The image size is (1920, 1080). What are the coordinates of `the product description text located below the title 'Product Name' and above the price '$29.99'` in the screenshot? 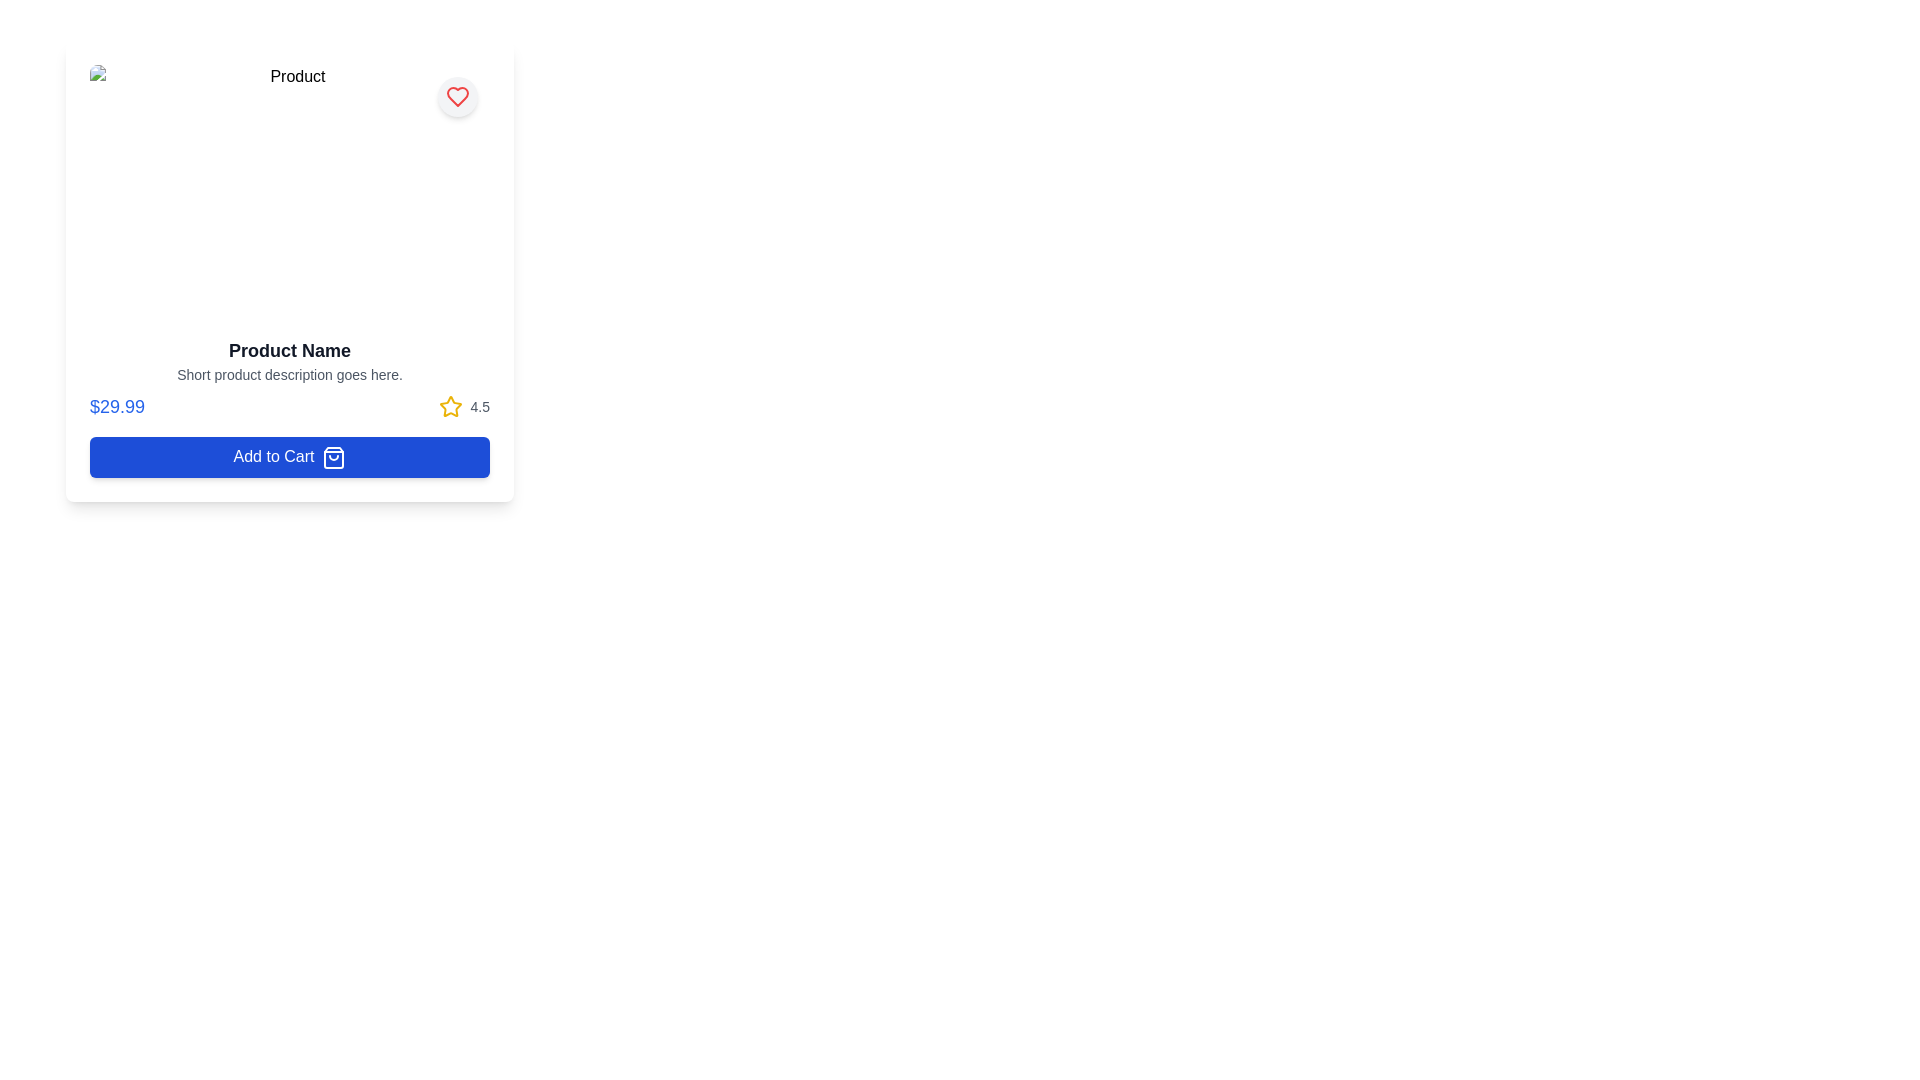 It's located at (288, 374).